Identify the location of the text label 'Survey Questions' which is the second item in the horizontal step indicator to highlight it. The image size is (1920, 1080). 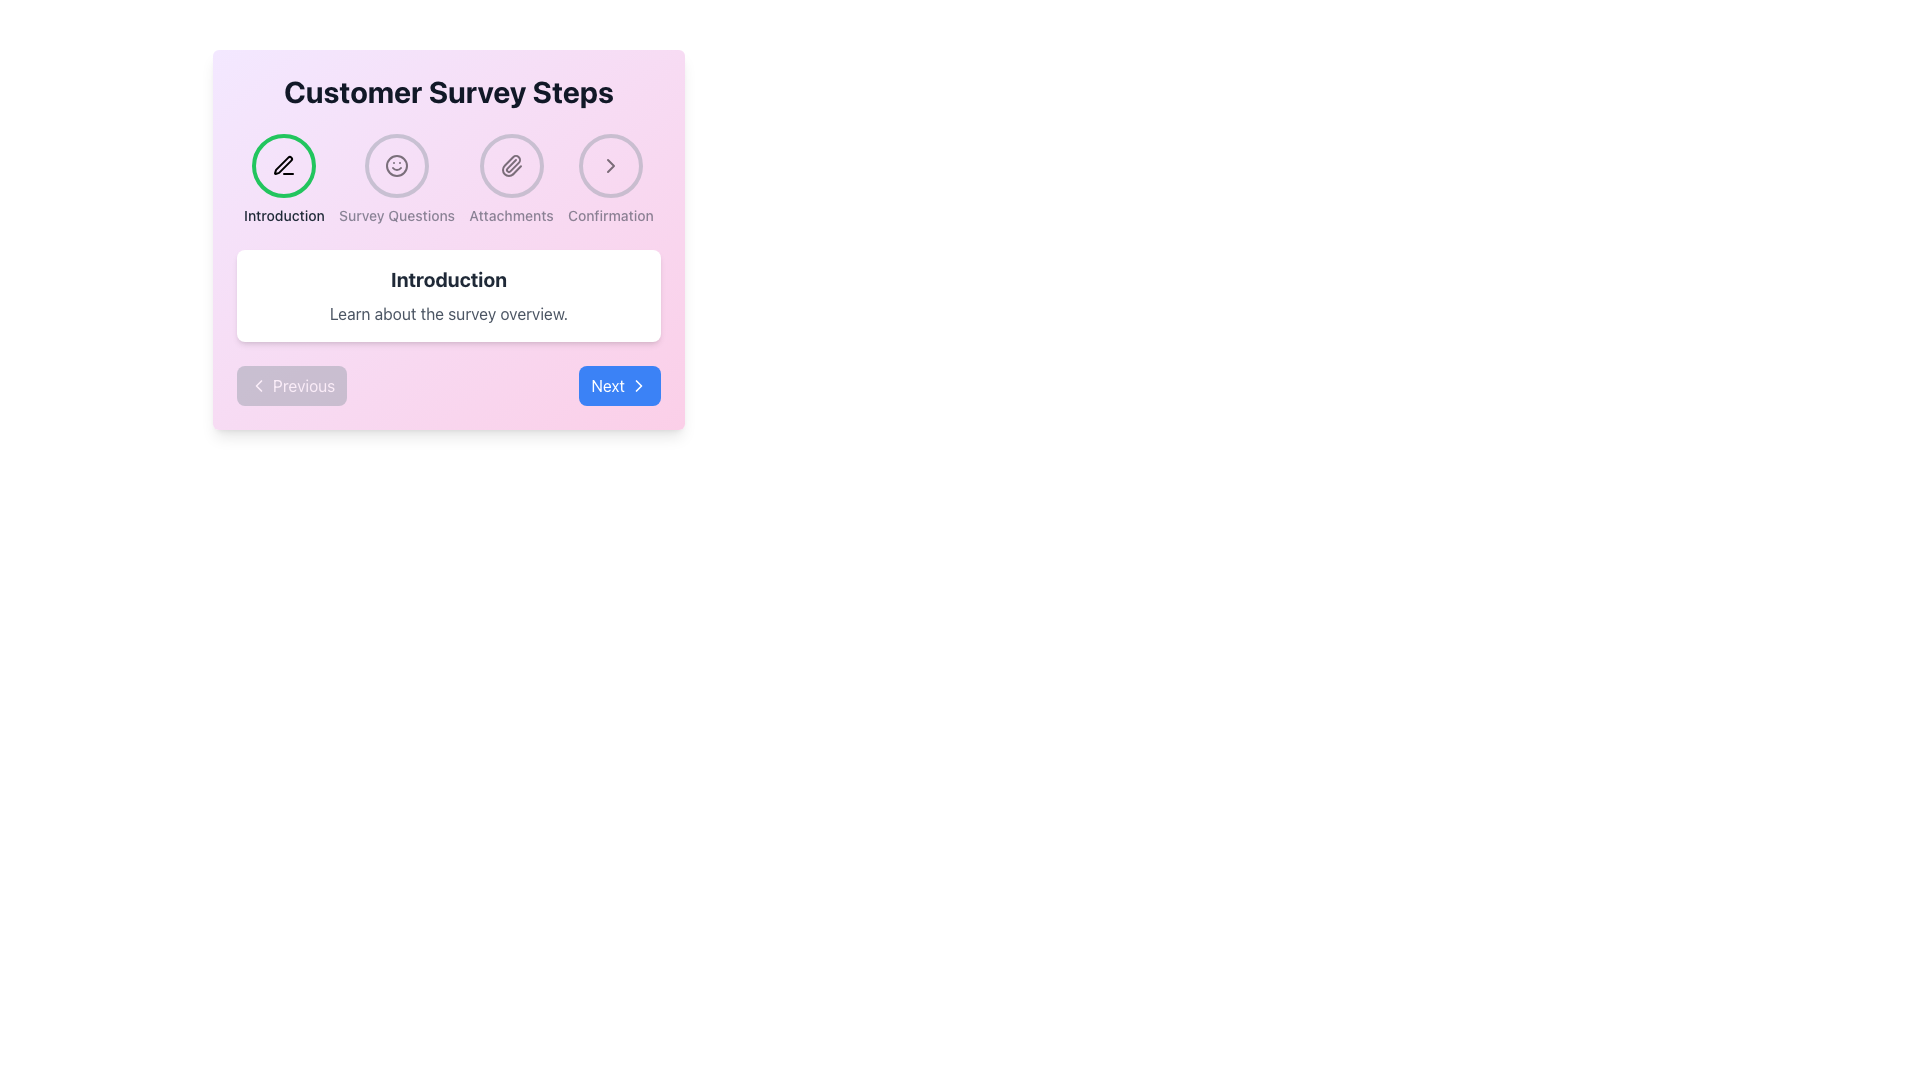
(397, 216).